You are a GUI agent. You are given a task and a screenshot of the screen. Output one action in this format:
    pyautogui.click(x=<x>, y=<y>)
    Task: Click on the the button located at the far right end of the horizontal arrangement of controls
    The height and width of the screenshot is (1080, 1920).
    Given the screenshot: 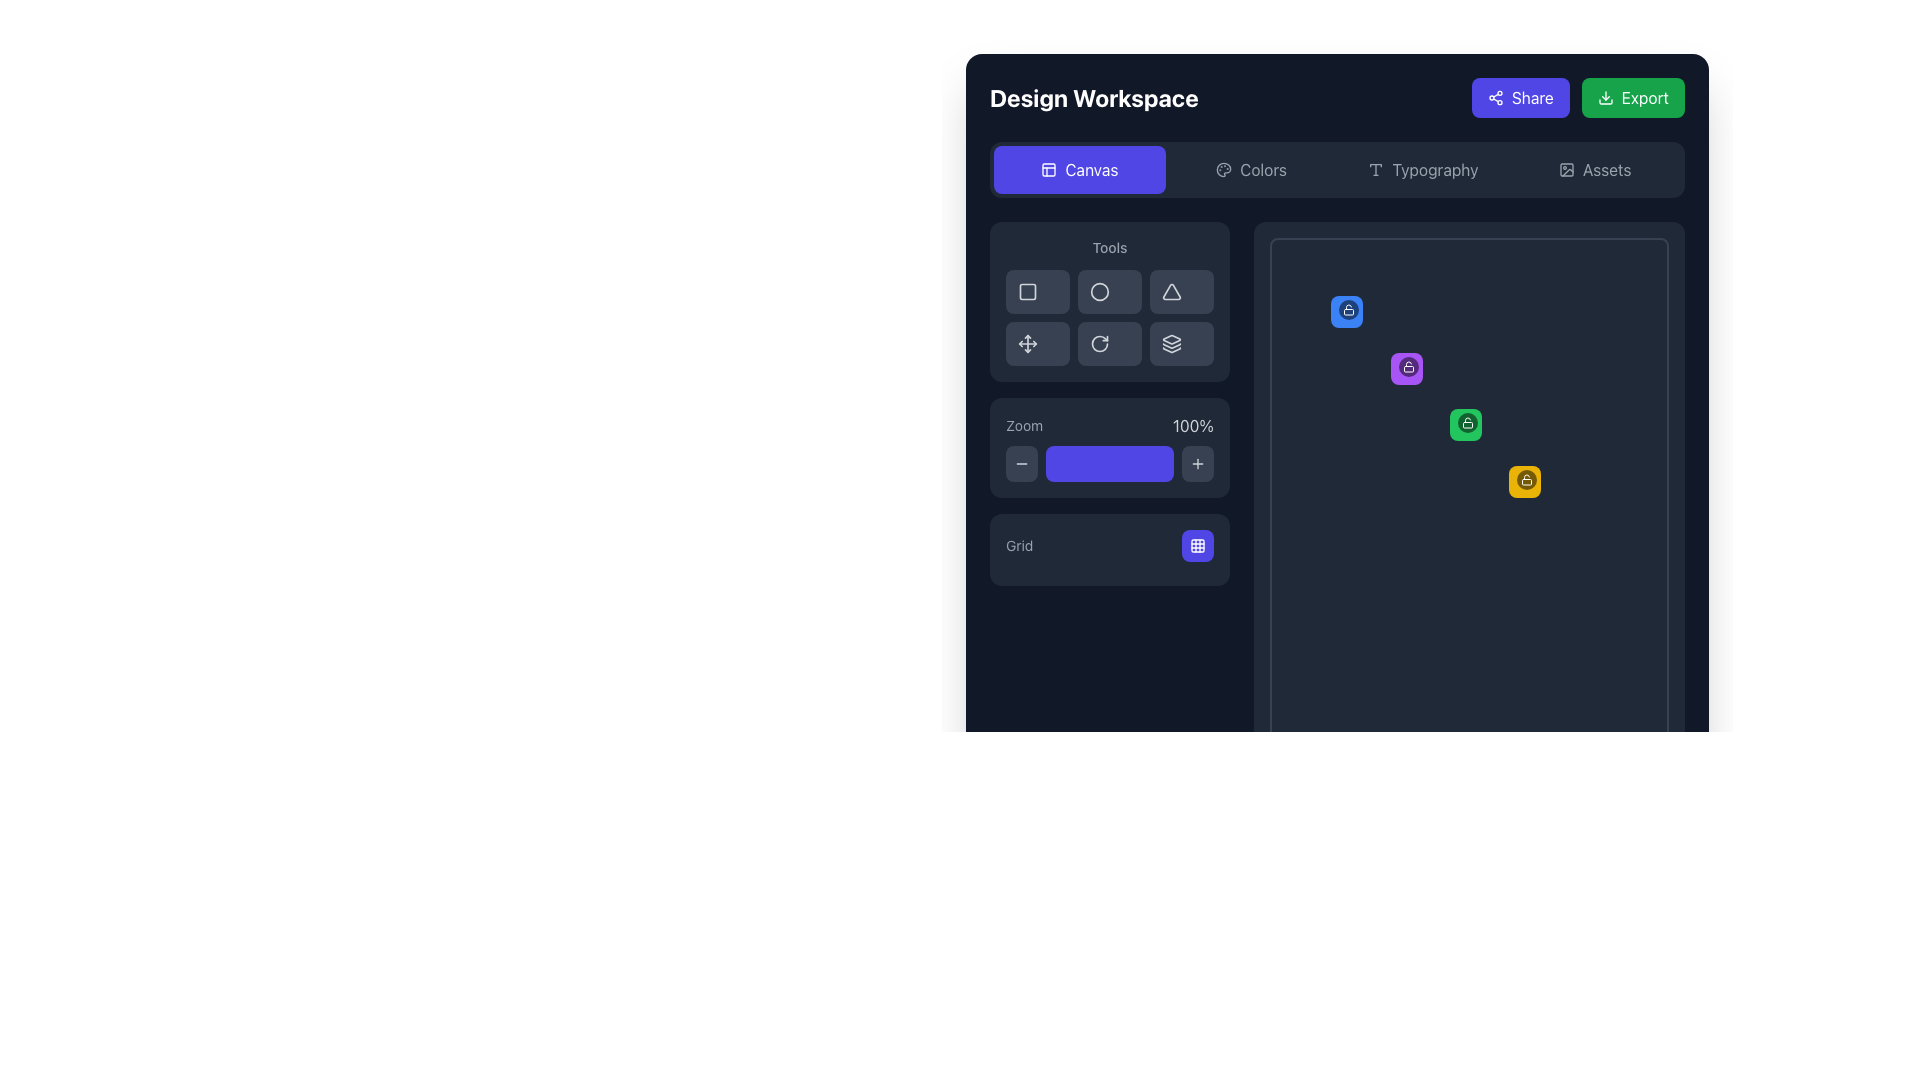 What is the action you would take?
    pyautogui.click(x=1198, y=463)
    